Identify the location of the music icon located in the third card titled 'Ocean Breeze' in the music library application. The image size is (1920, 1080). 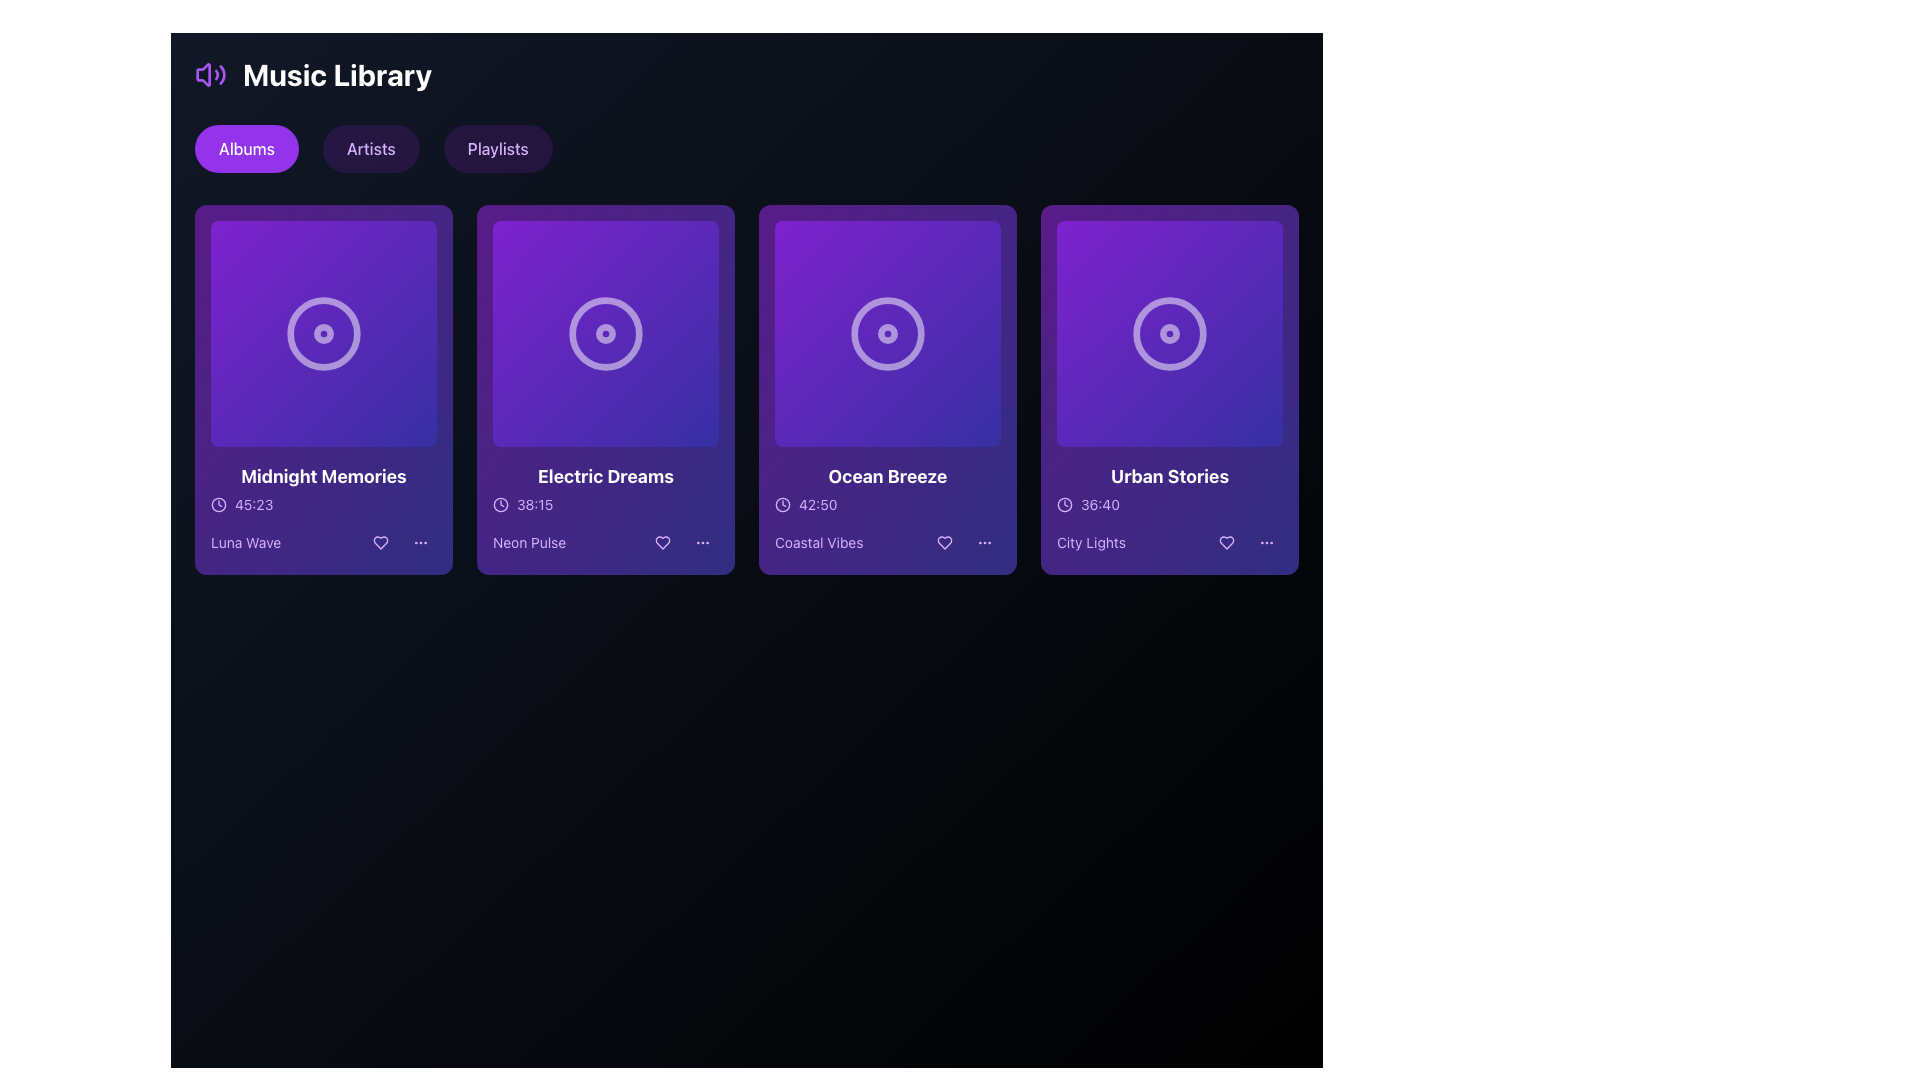
(887, 333).